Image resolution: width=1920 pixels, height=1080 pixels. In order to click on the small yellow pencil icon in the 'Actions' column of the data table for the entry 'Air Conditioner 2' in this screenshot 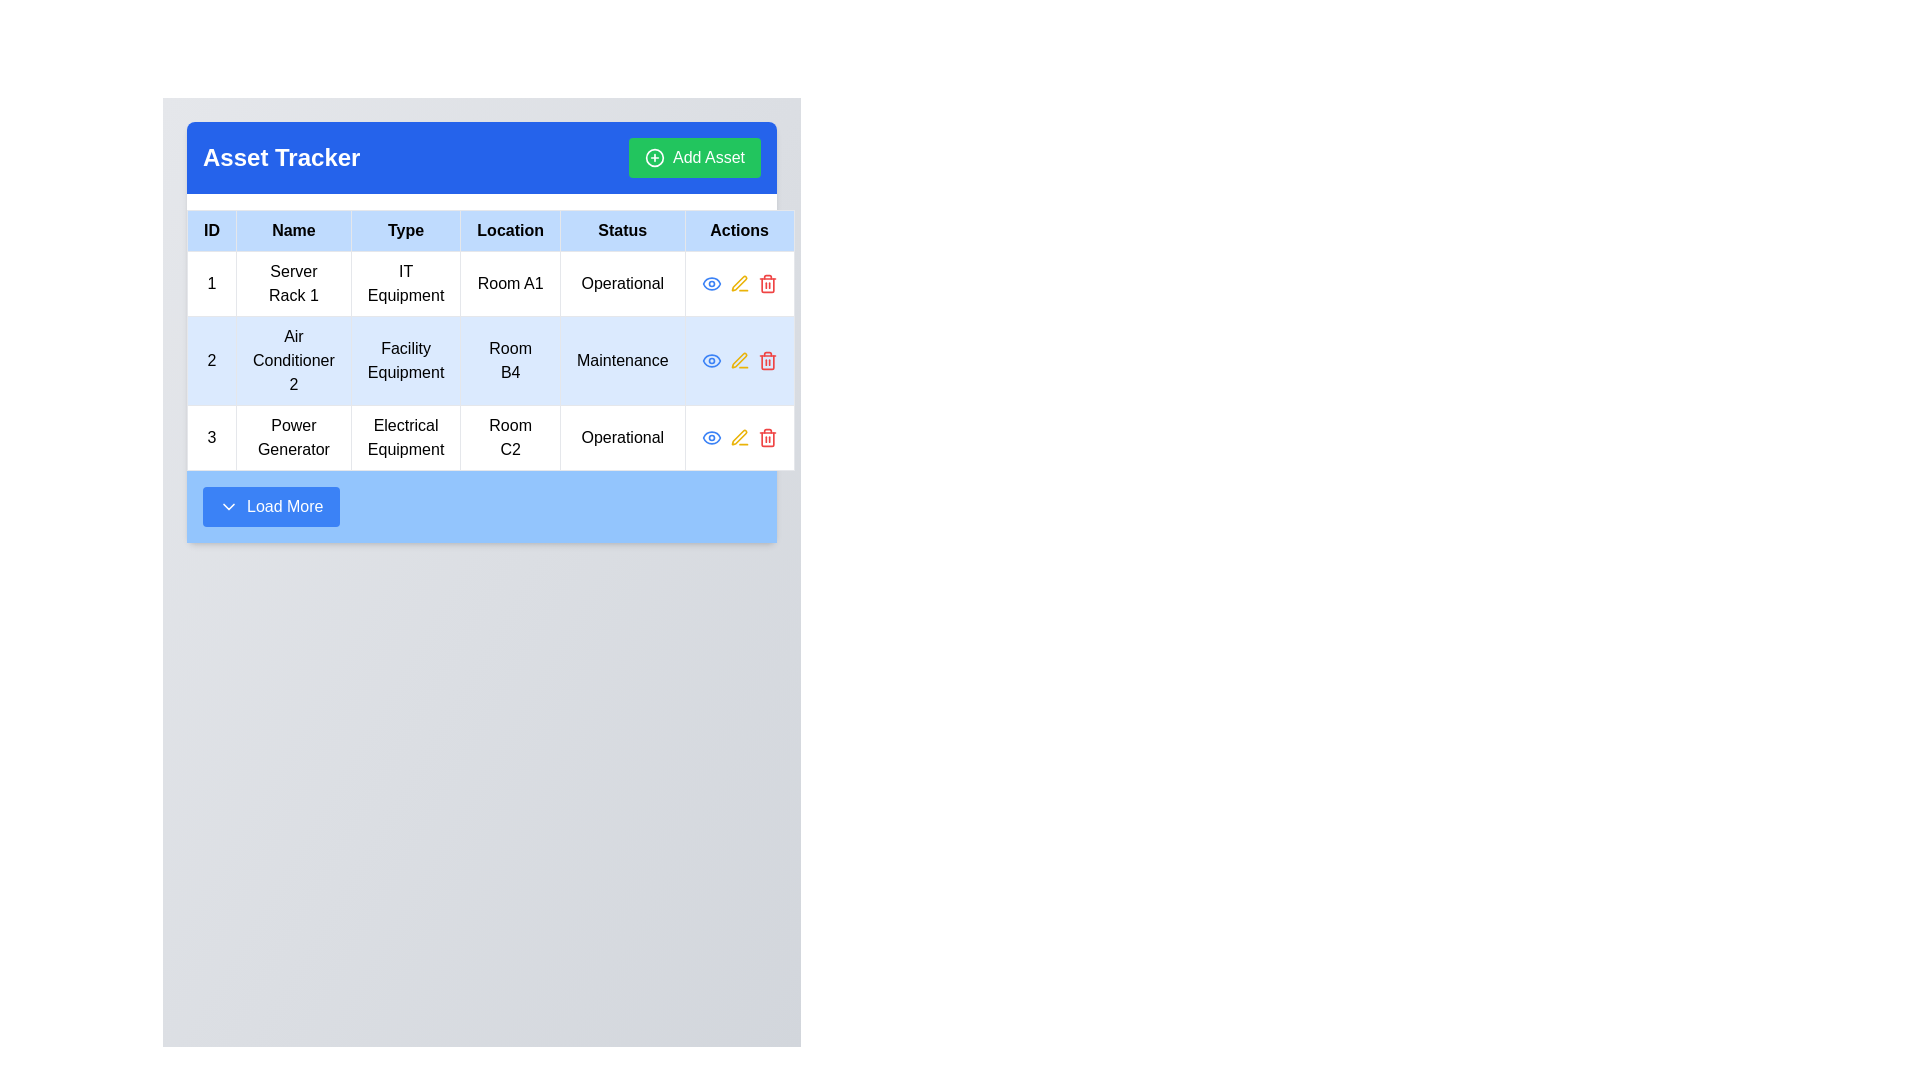, I will do `click(738, 360)`.